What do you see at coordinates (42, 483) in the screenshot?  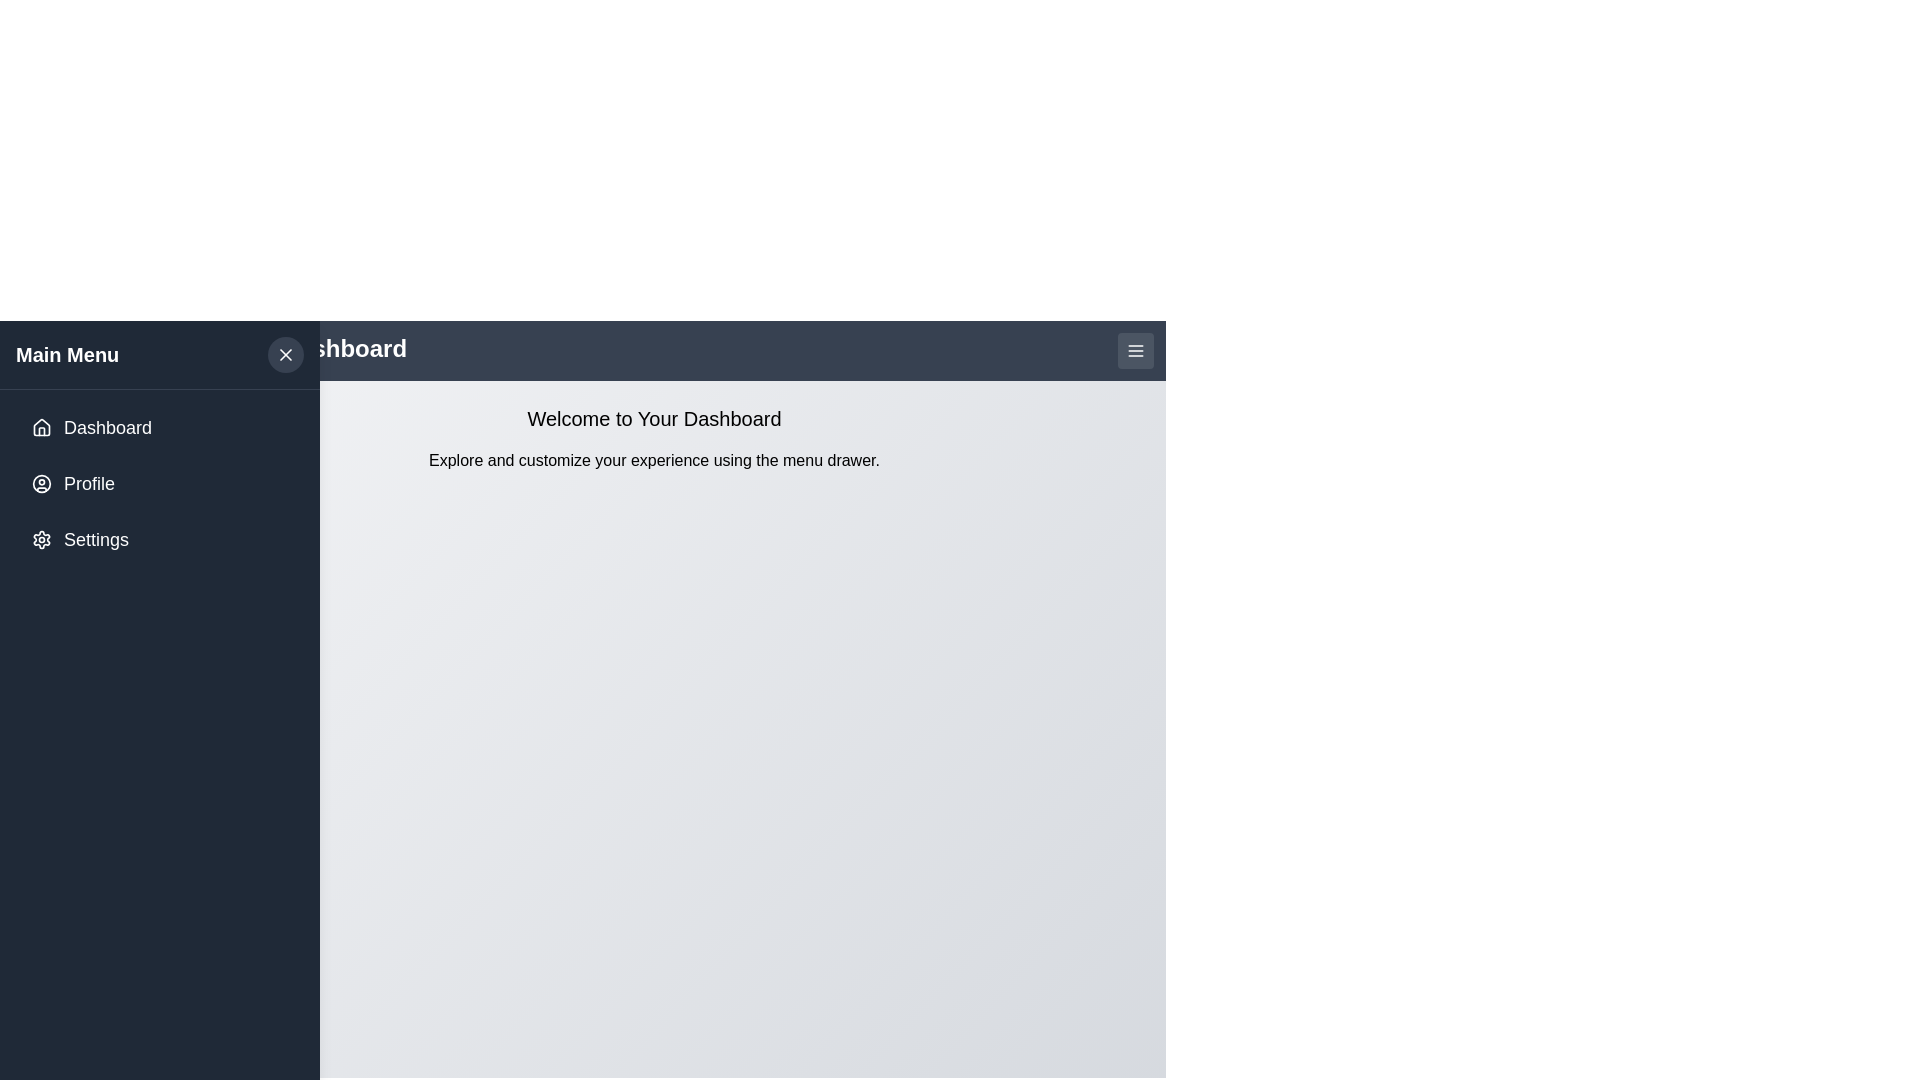 I see `the decorative circle element of the 'Profile' icon in the sidebar menu, which is located between the 'Dashboard' and 'Settings' items` at bounding box center [42, 483].